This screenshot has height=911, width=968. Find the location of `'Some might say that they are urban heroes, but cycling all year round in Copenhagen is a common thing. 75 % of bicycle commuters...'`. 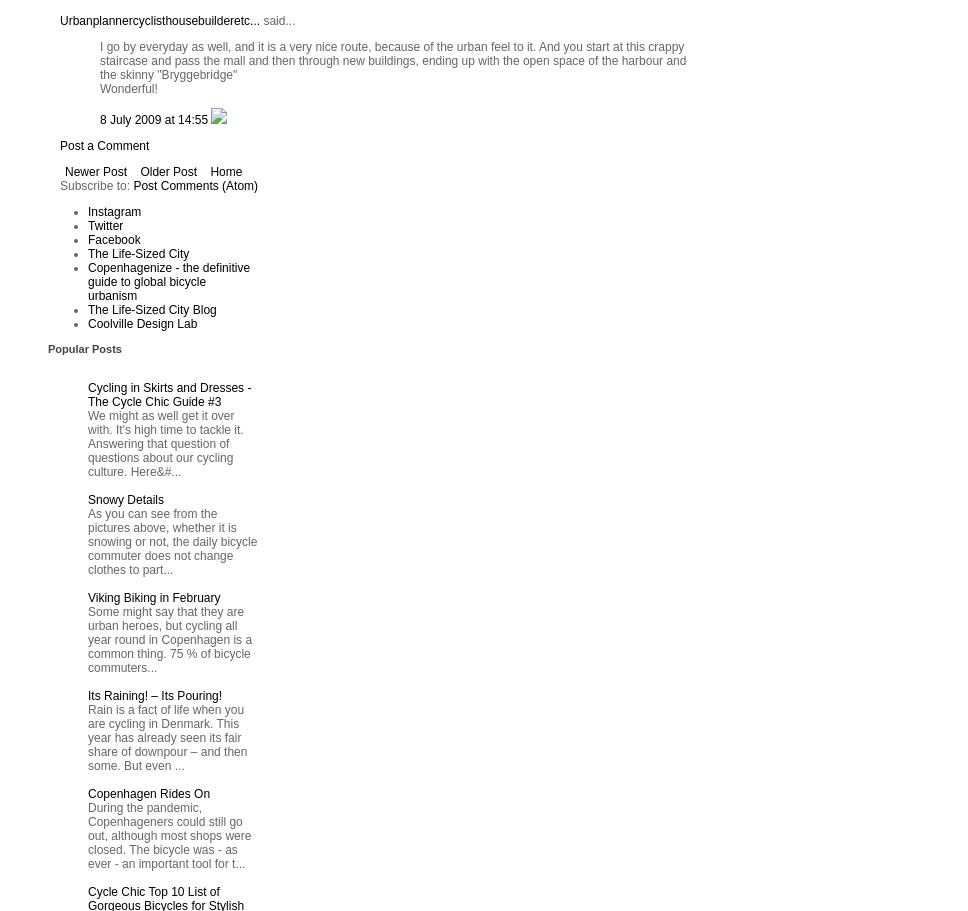

'Some might say that they are urban heroes, but cycling all year round in Copenhagen is a common thing. 75 % of bicycle commuters...' is located at coordinates (169, 639).